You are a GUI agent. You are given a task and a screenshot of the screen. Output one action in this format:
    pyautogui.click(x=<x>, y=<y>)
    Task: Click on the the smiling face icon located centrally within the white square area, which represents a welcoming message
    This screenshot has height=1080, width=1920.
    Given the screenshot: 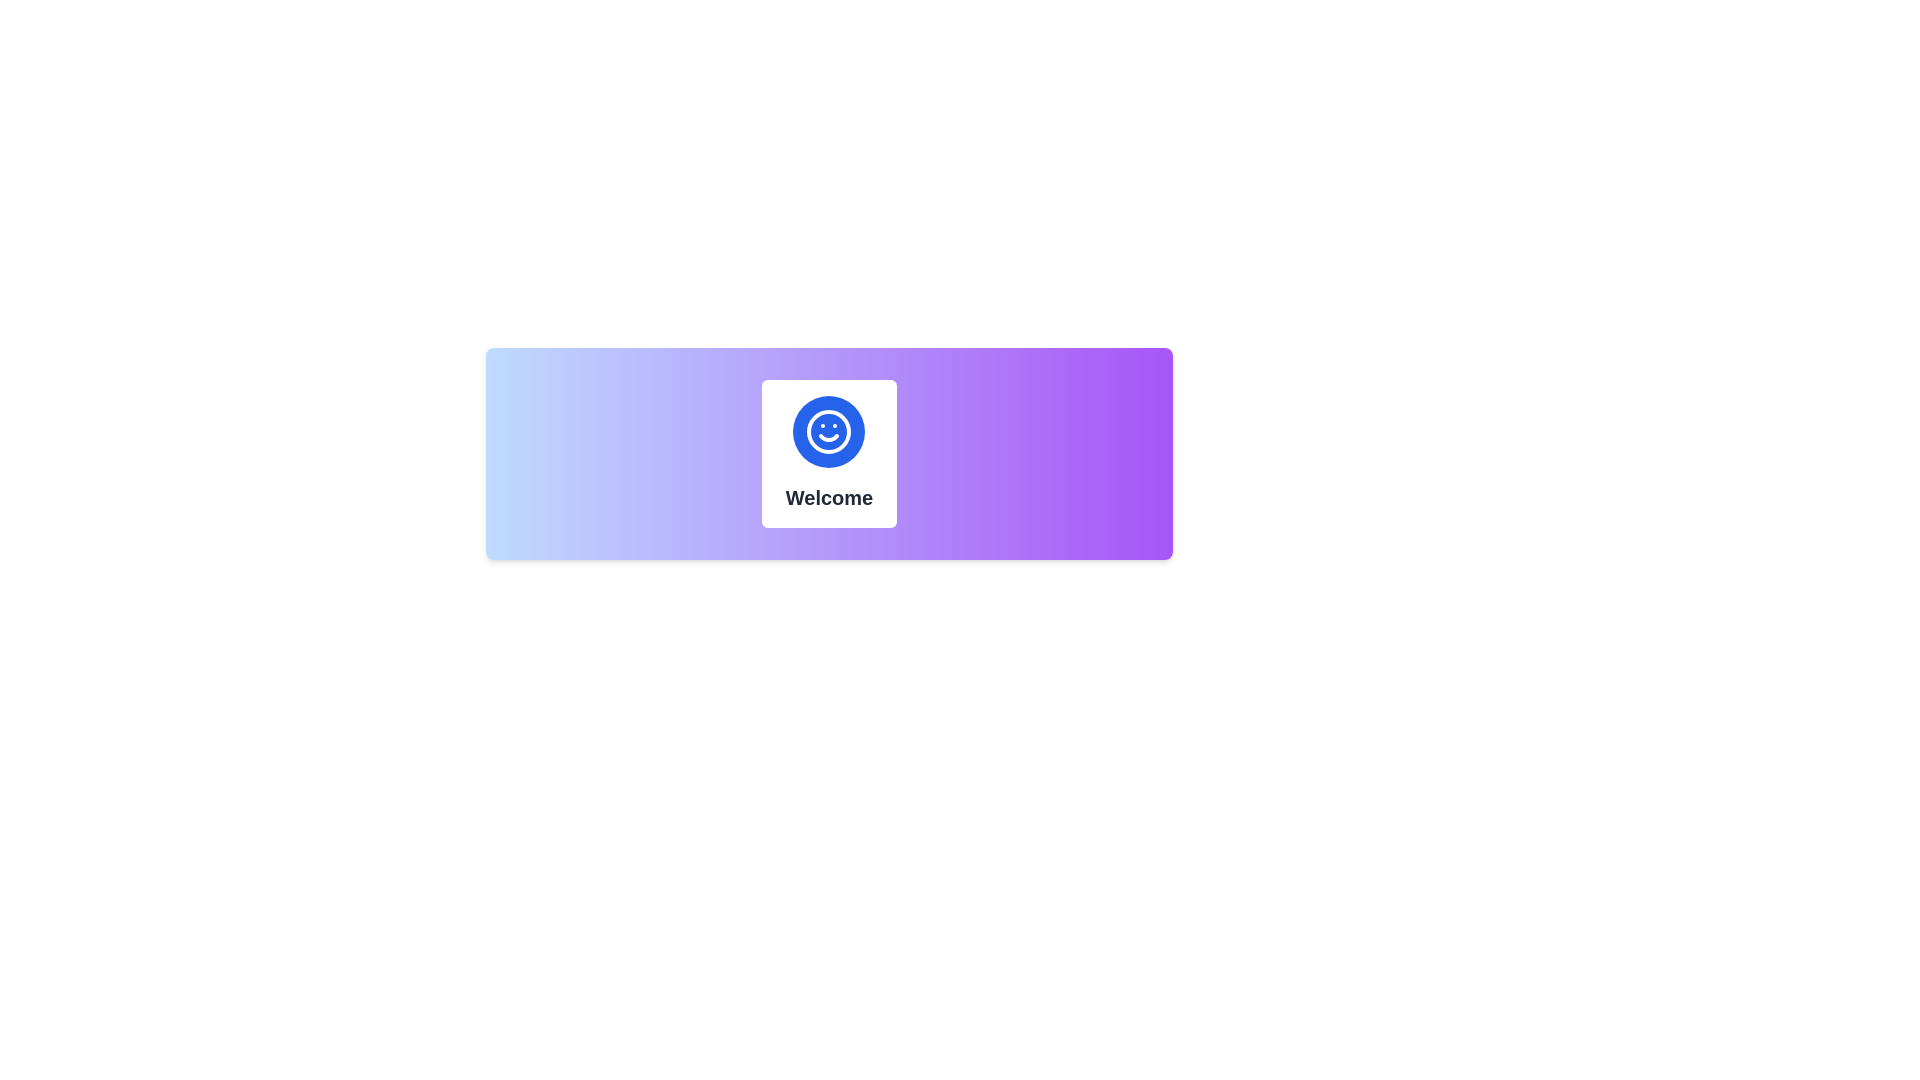 What is the action you would take?
    pyautogui.click(x=829, y=431)
    